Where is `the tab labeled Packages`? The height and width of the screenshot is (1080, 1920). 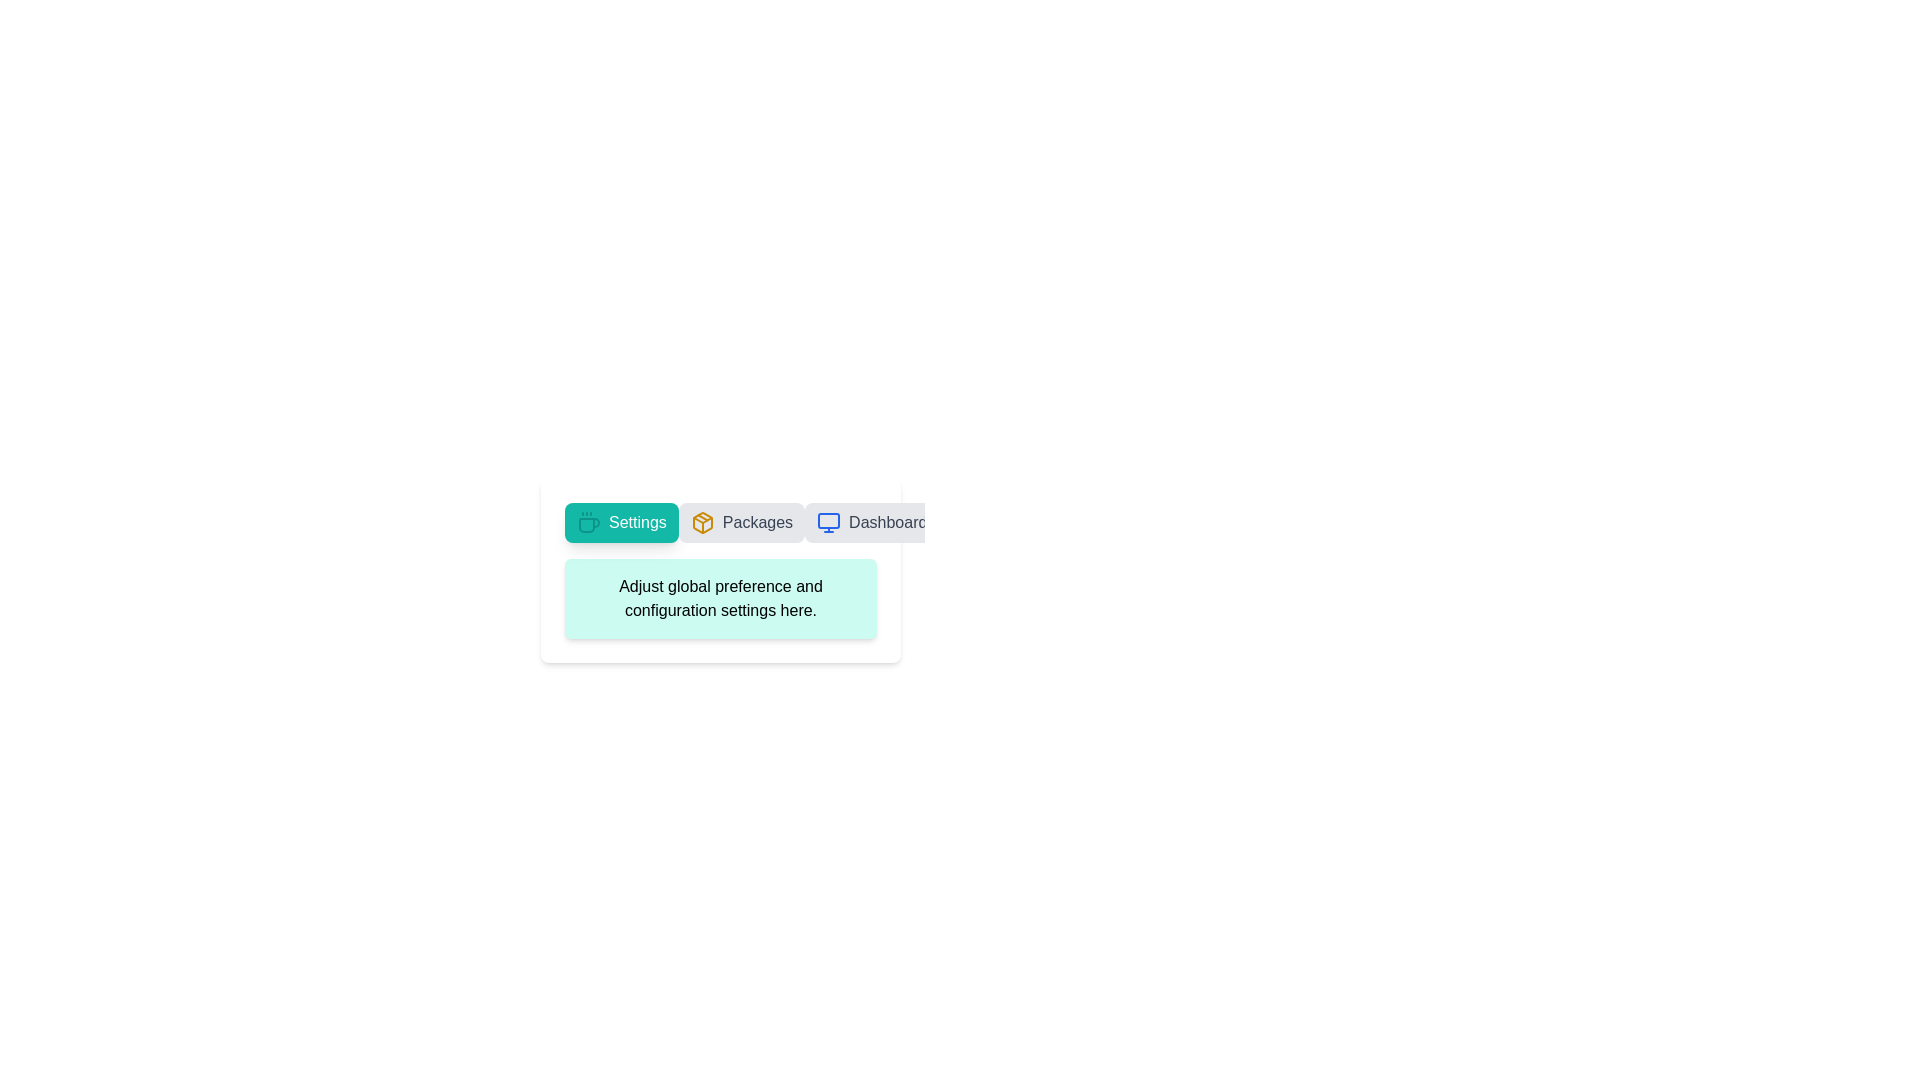
the tab labeled Packages is located at coordinates (740, 522).